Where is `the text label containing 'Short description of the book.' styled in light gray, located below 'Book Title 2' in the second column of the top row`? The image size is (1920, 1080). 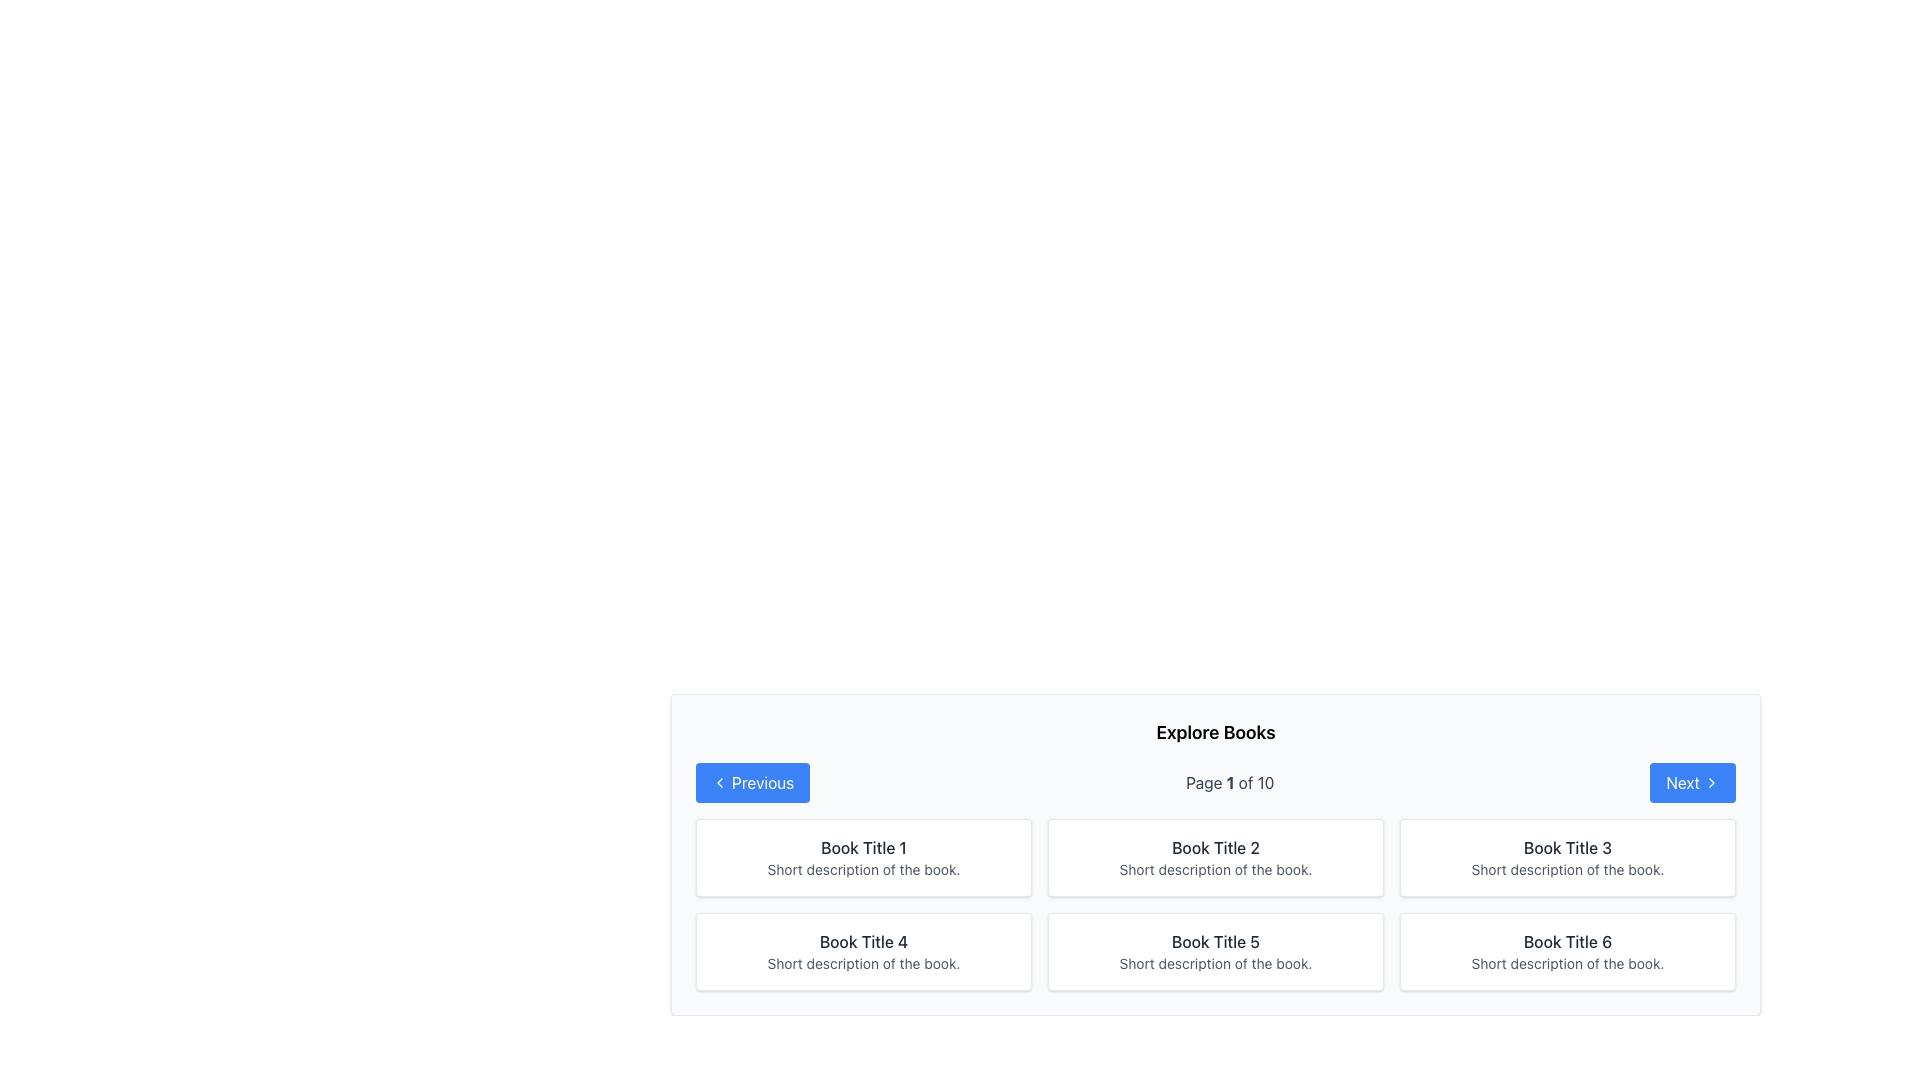 the text label containing 'Short description of the book.' styled in light gray, located below 'Book Title 2' in the second column of the top row is located at coordinates (1214, 869).